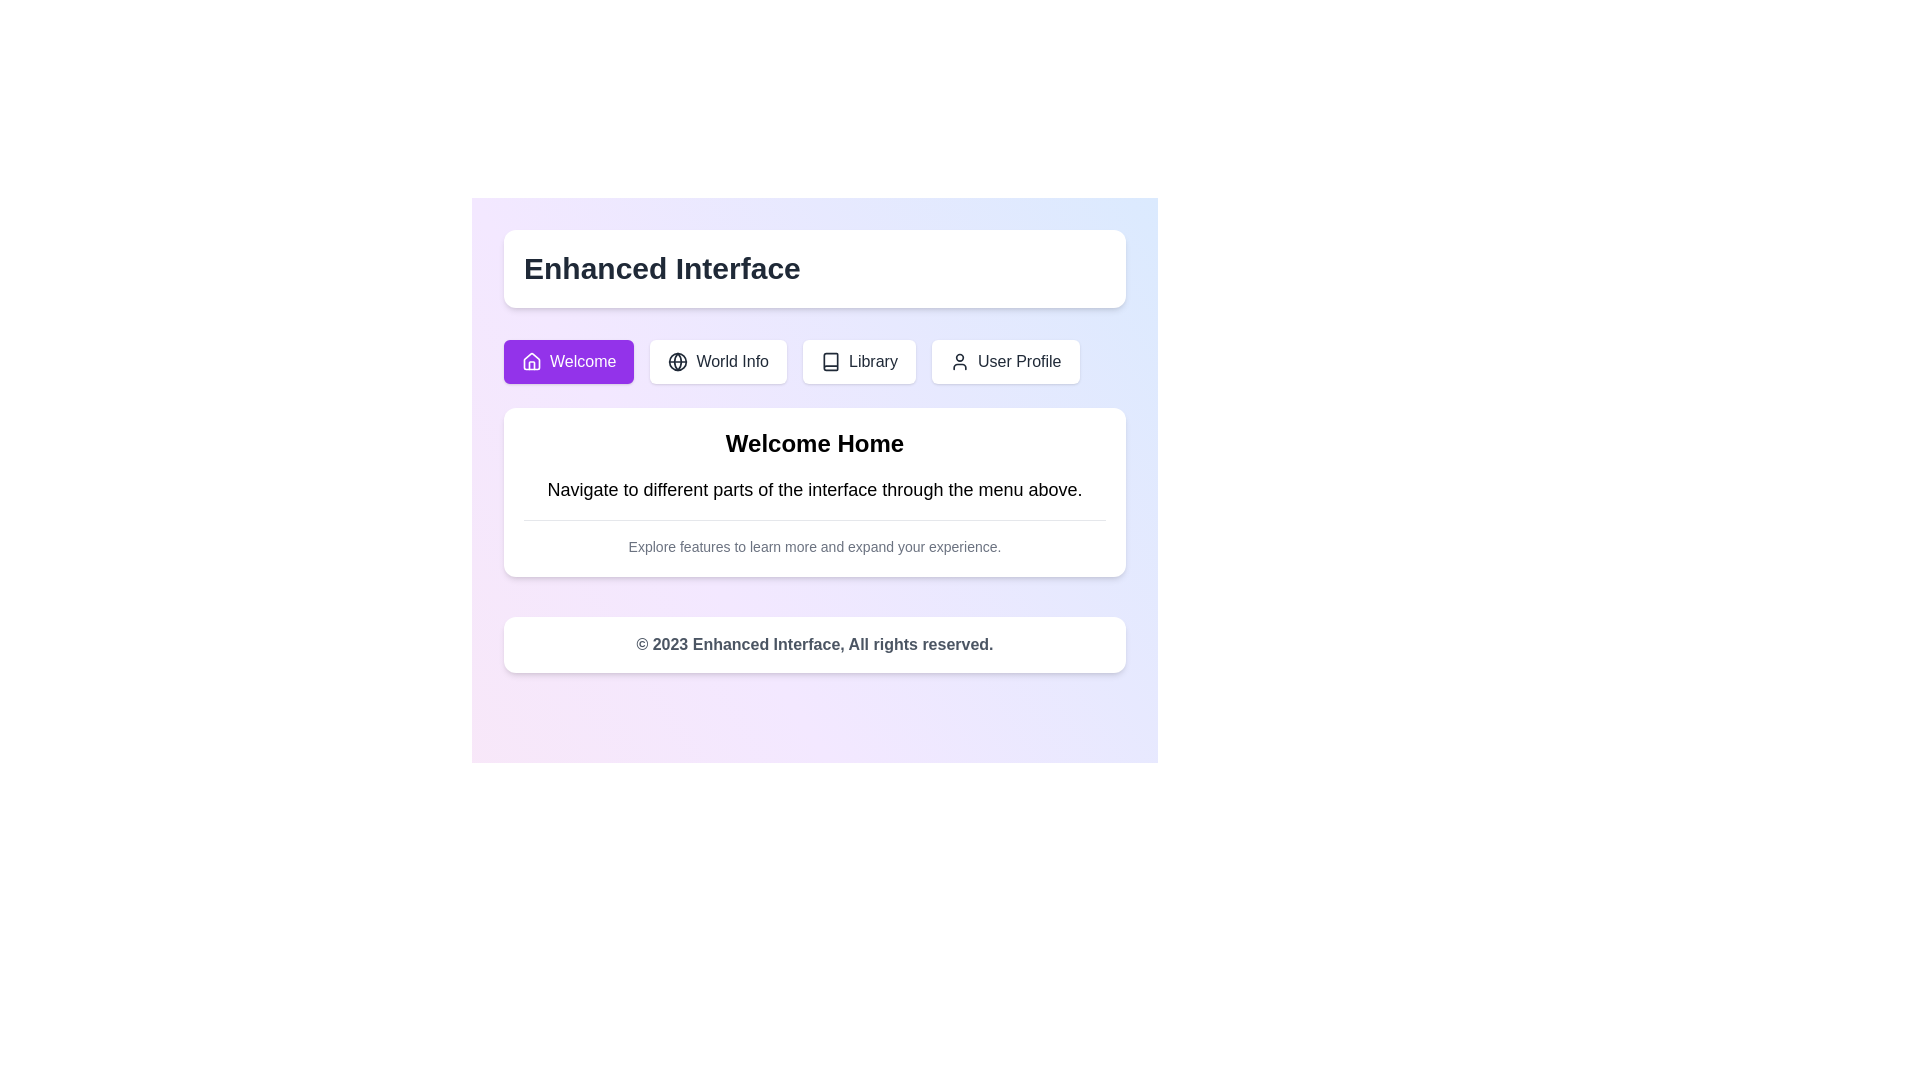 Image resolution: width=1920 pixels, height=1080 pixels. Describe the element at coordinates (873, 361) in the screenshot. I see `the 'Library' button text label, which is the third button from the left in the horizontal navigation menu, helping users identify the functionality to redirect to the 'Library' section` at that location.